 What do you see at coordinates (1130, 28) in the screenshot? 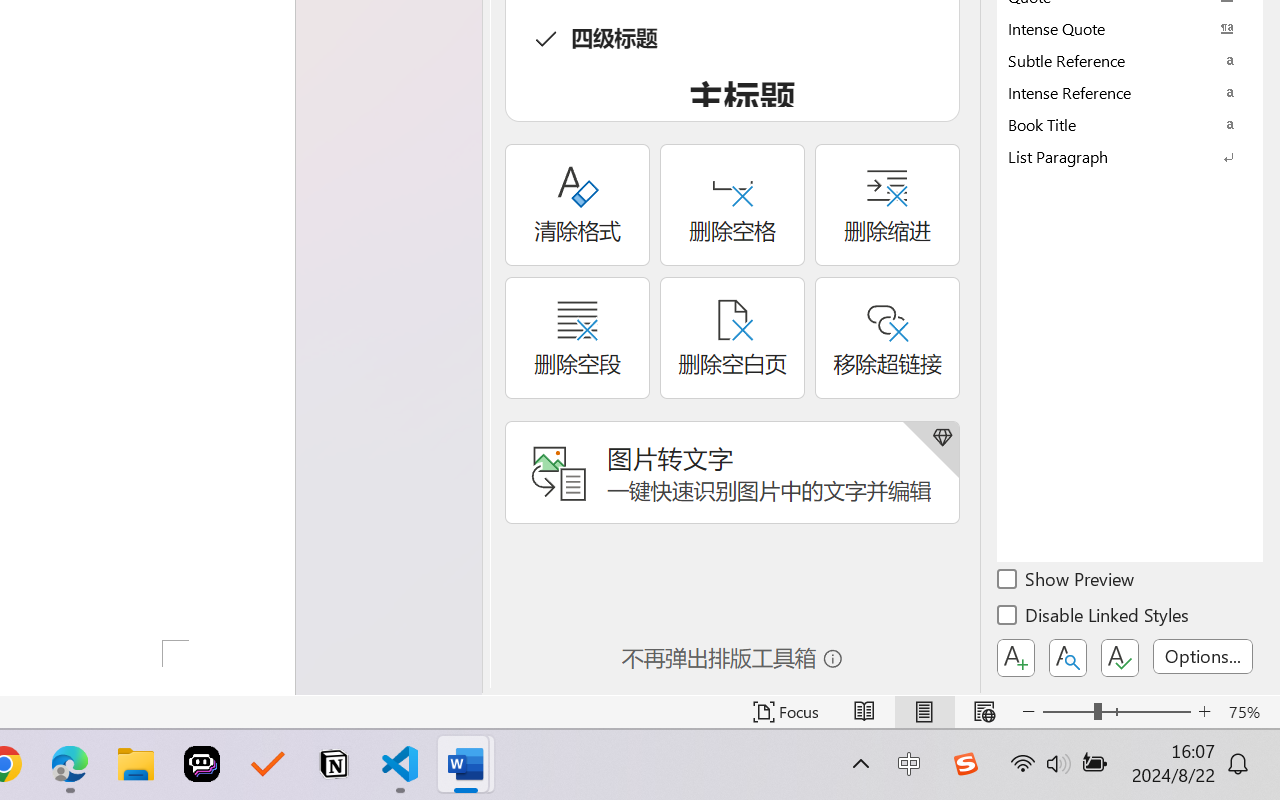
I see `'Intense Quote'` at bounding box center [1130, 28].